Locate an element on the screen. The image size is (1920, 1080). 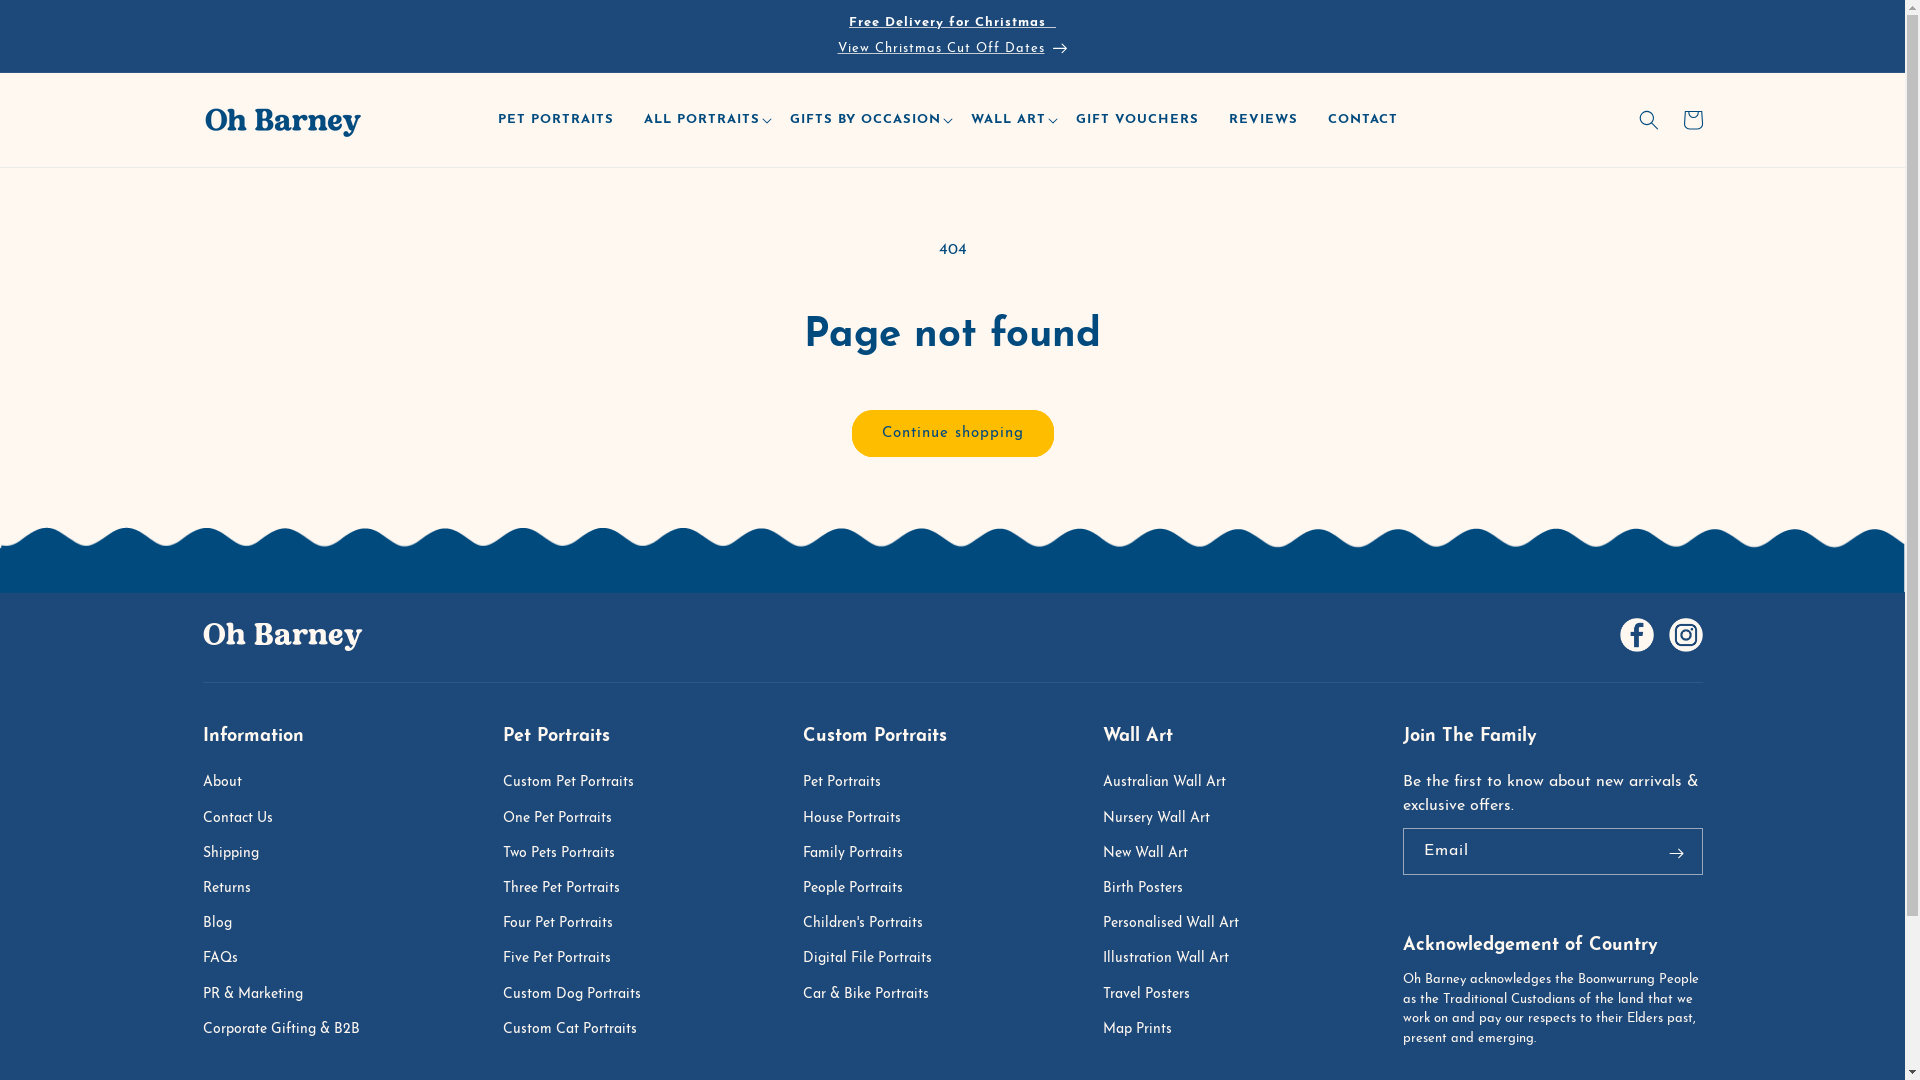
'FAQs' is located at coordinates (201, 957).